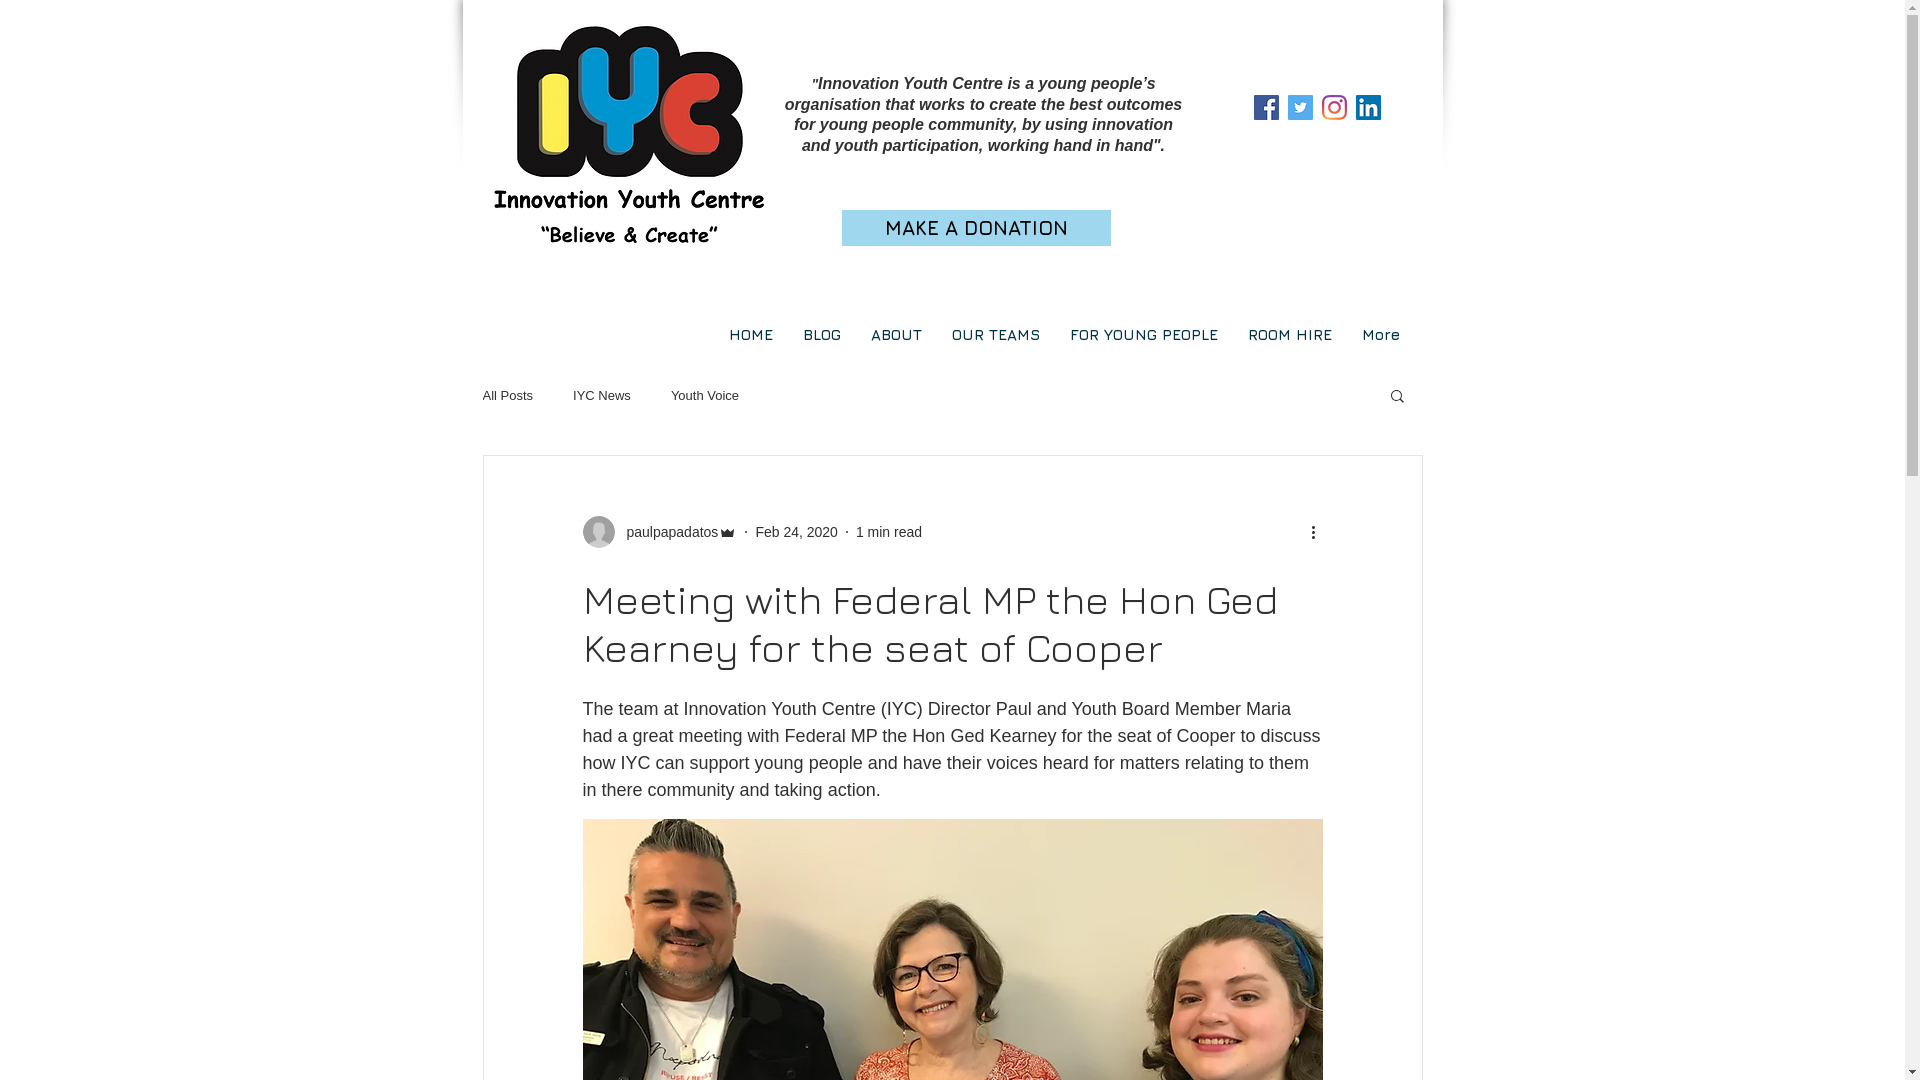 Image resolution: width=1920 pixels, height=1080 pixels. What do you see at coordinates (1289, 330) in the screenshot?
I see `'ROOM HIRE'` at bounding box center [1289, 330].